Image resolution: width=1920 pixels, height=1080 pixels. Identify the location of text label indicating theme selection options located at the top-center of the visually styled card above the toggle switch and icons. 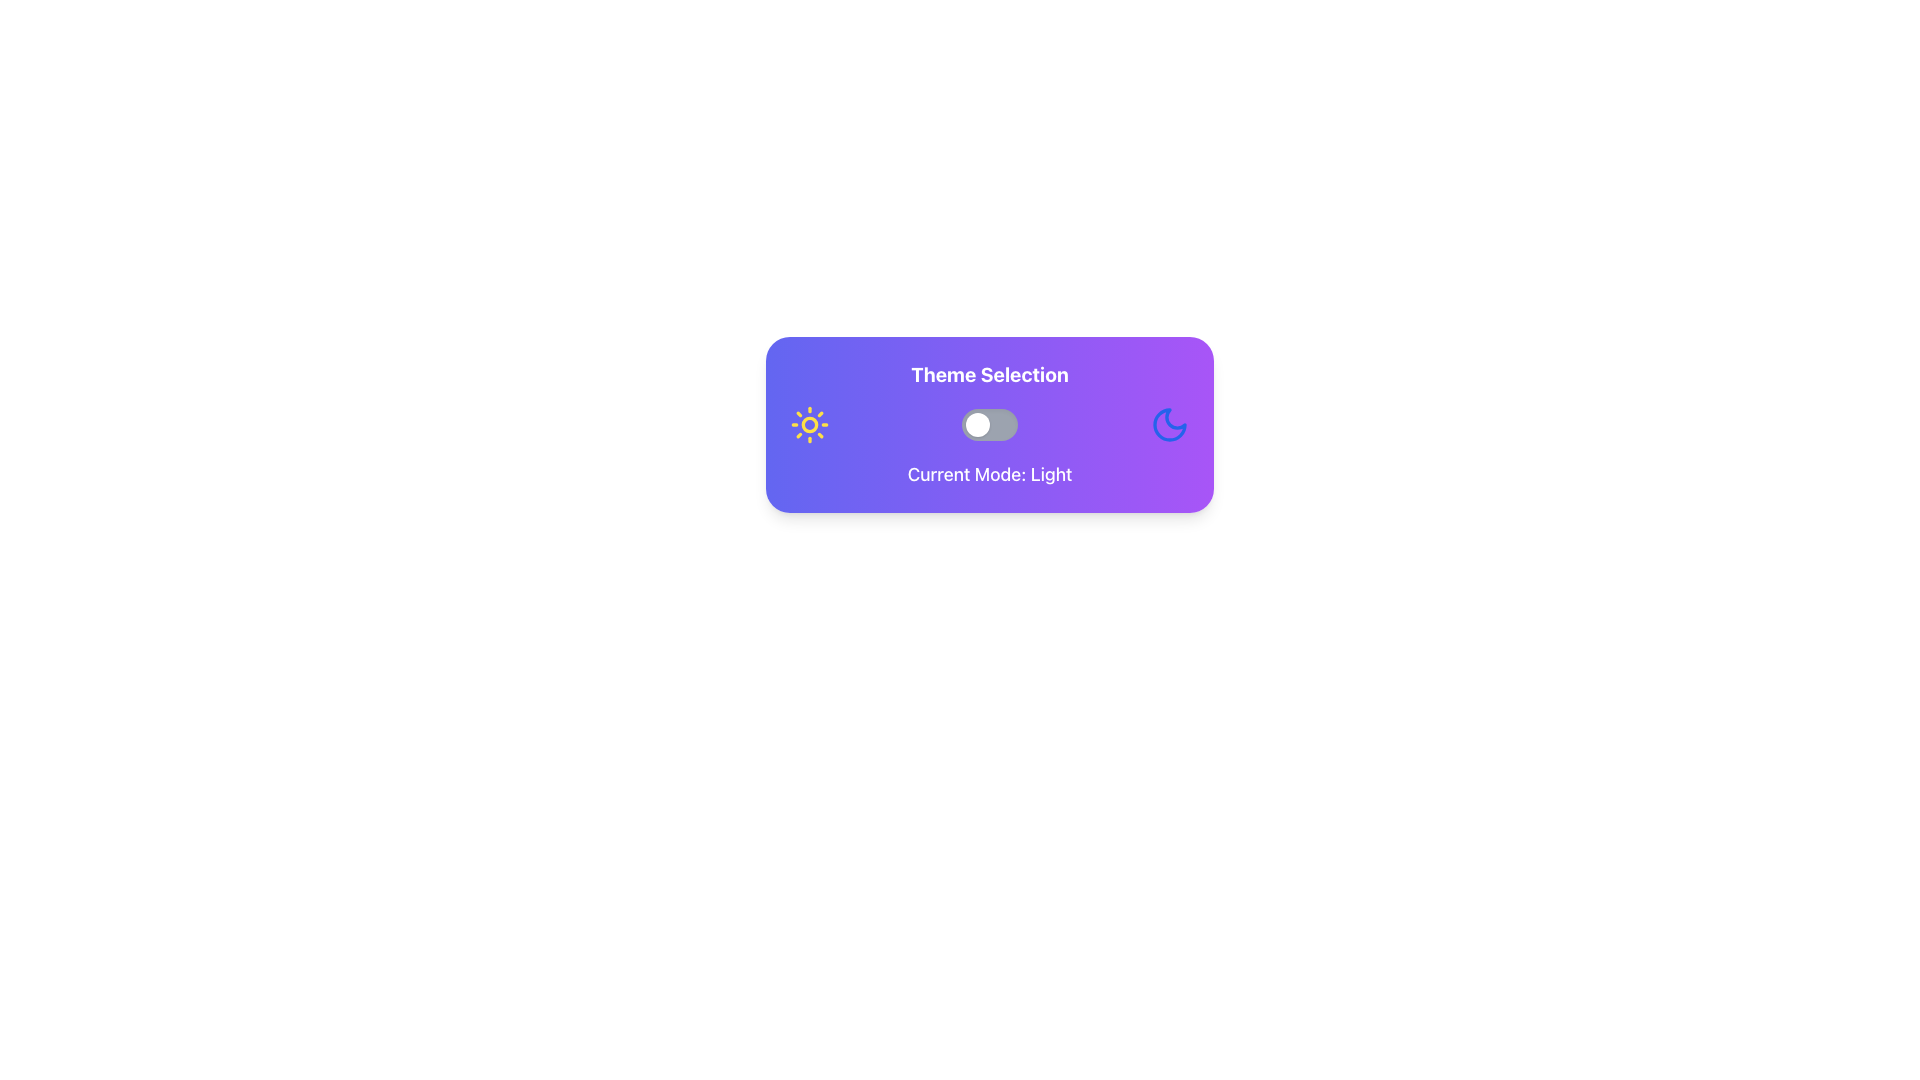
(989, 374).